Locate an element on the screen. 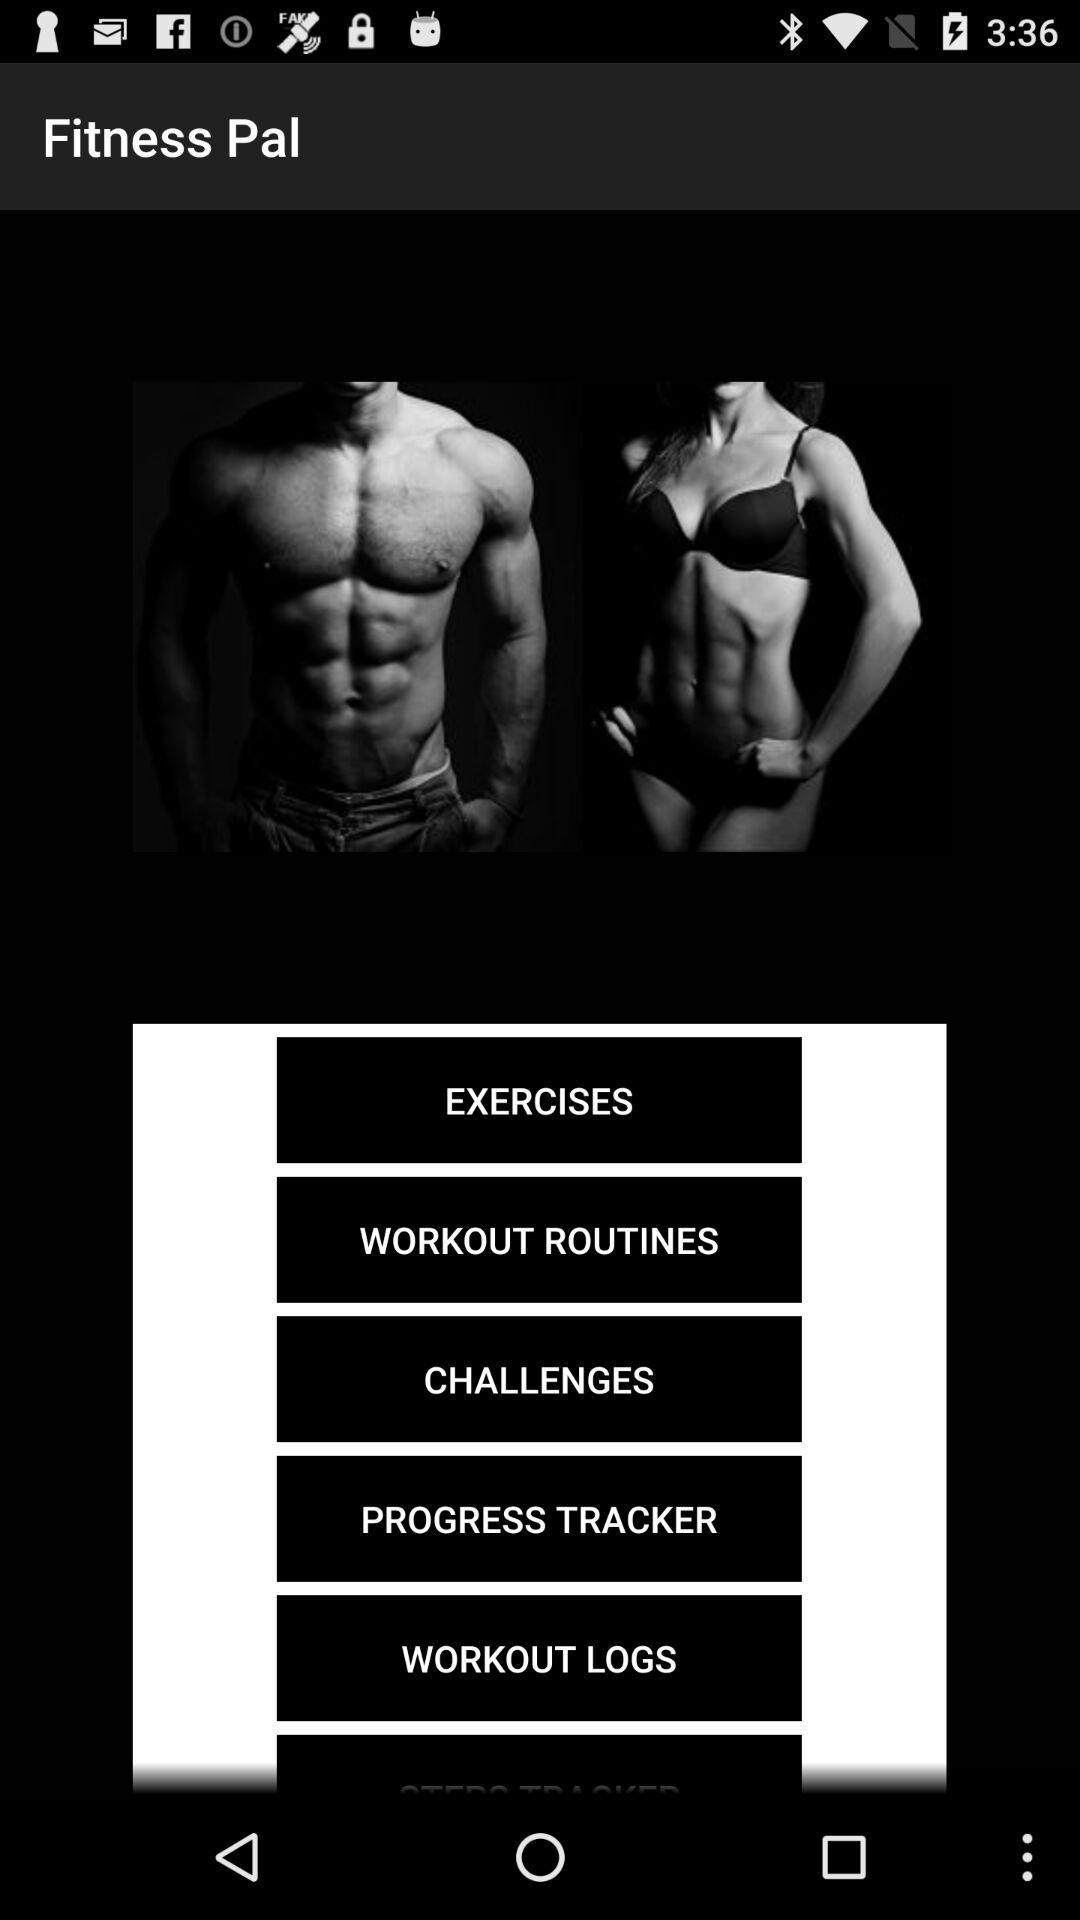 This screenshot has width=1080, height=1920. the icon above the challenges item is located at coordinates (538, 1238).